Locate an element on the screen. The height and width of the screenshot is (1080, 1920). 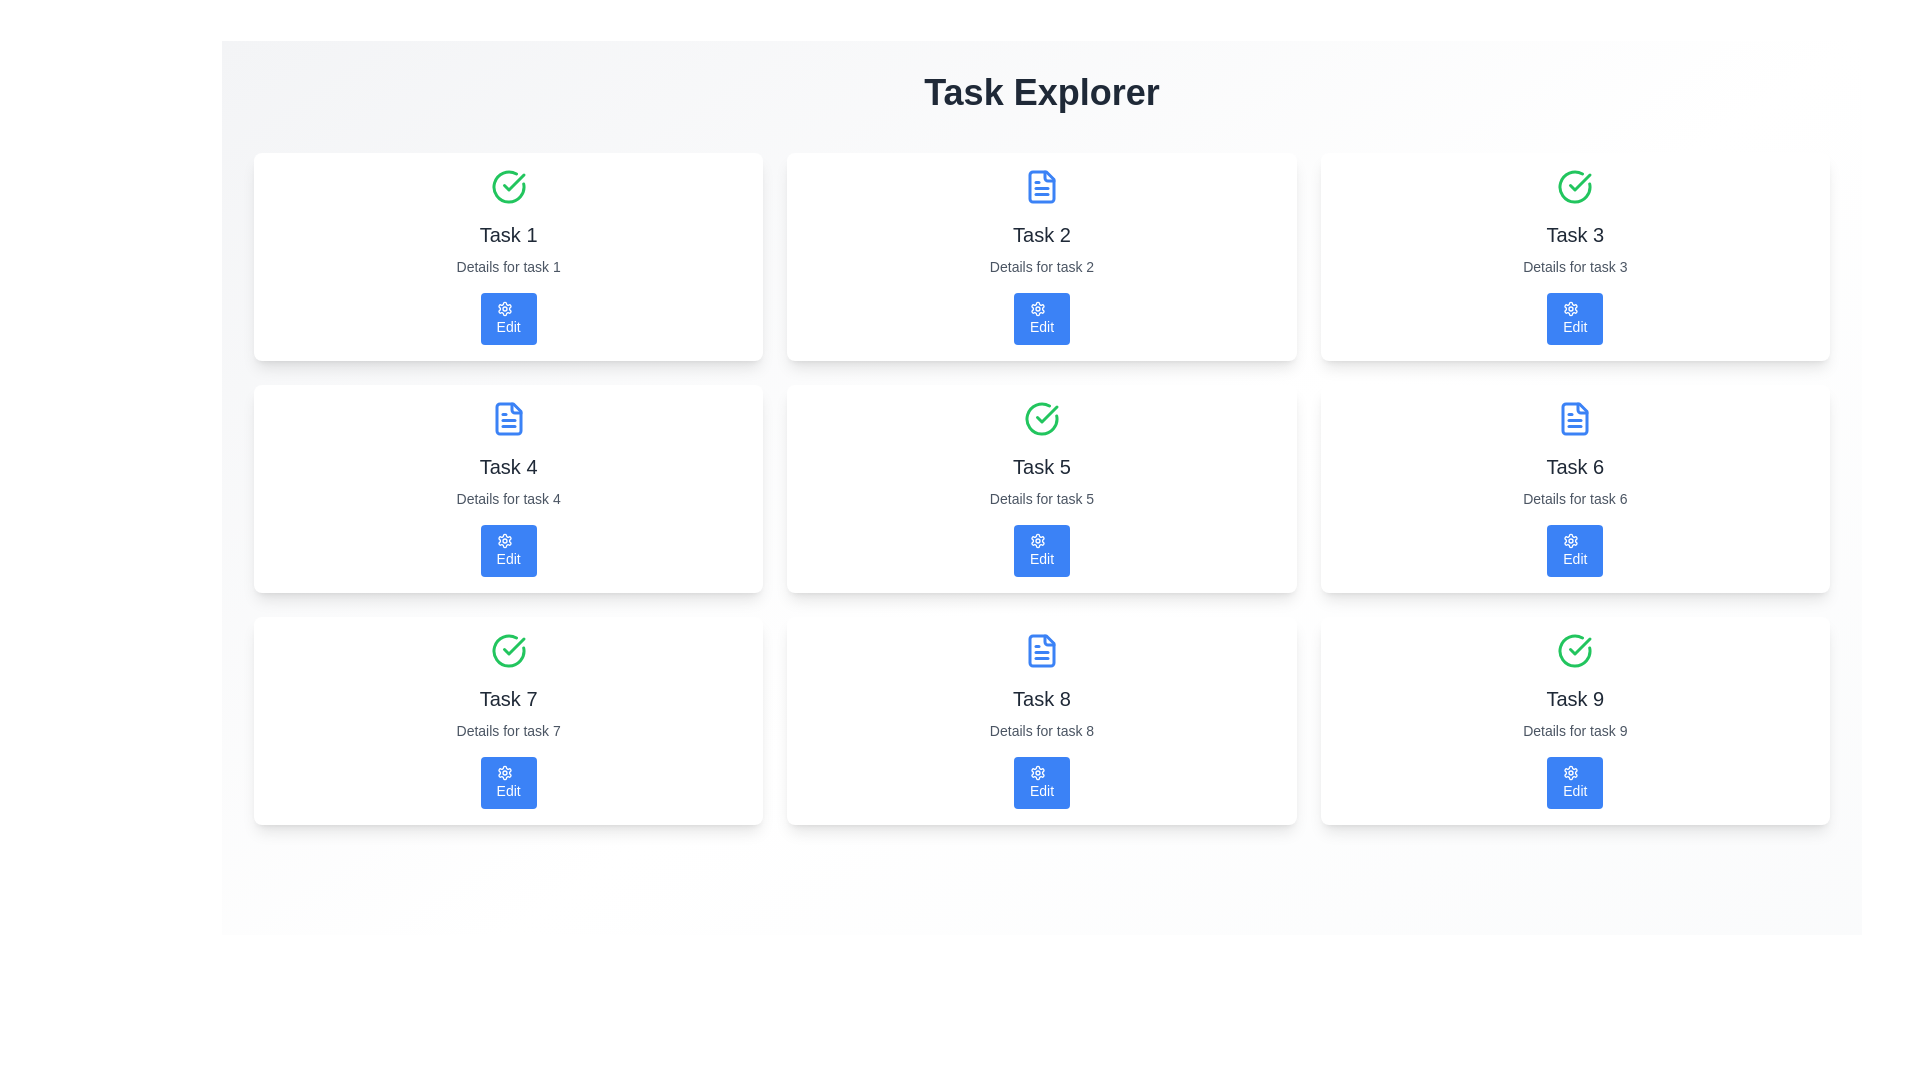
the non-interactive informational label that displays supplementary information about 'Task 1', positioned beneath the title and above the 'Edit' button is located at coordinates (508, 265).